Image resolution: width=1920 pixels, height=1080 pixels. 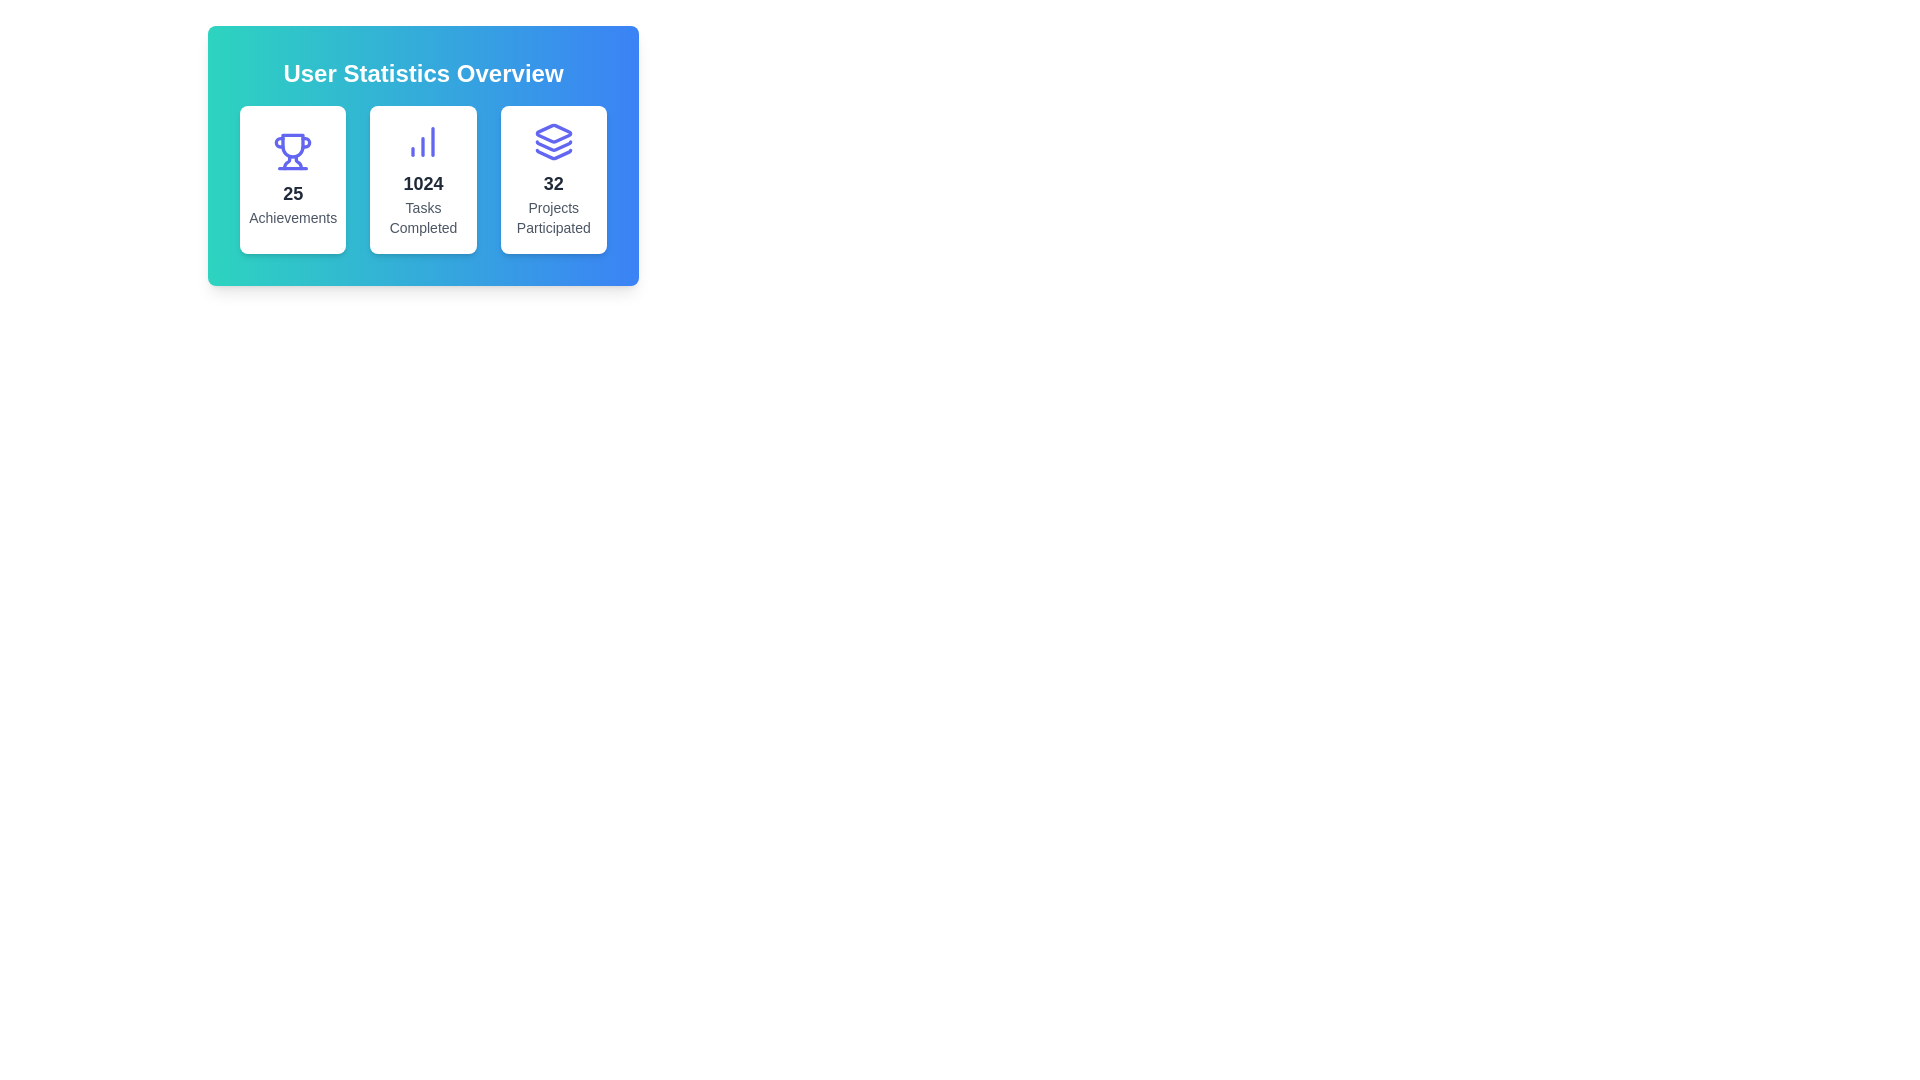 I want to click on displayed information on the Information card located in the rightmost column, under the heading 'User Statistics Overview', so click(x=553, y=180).